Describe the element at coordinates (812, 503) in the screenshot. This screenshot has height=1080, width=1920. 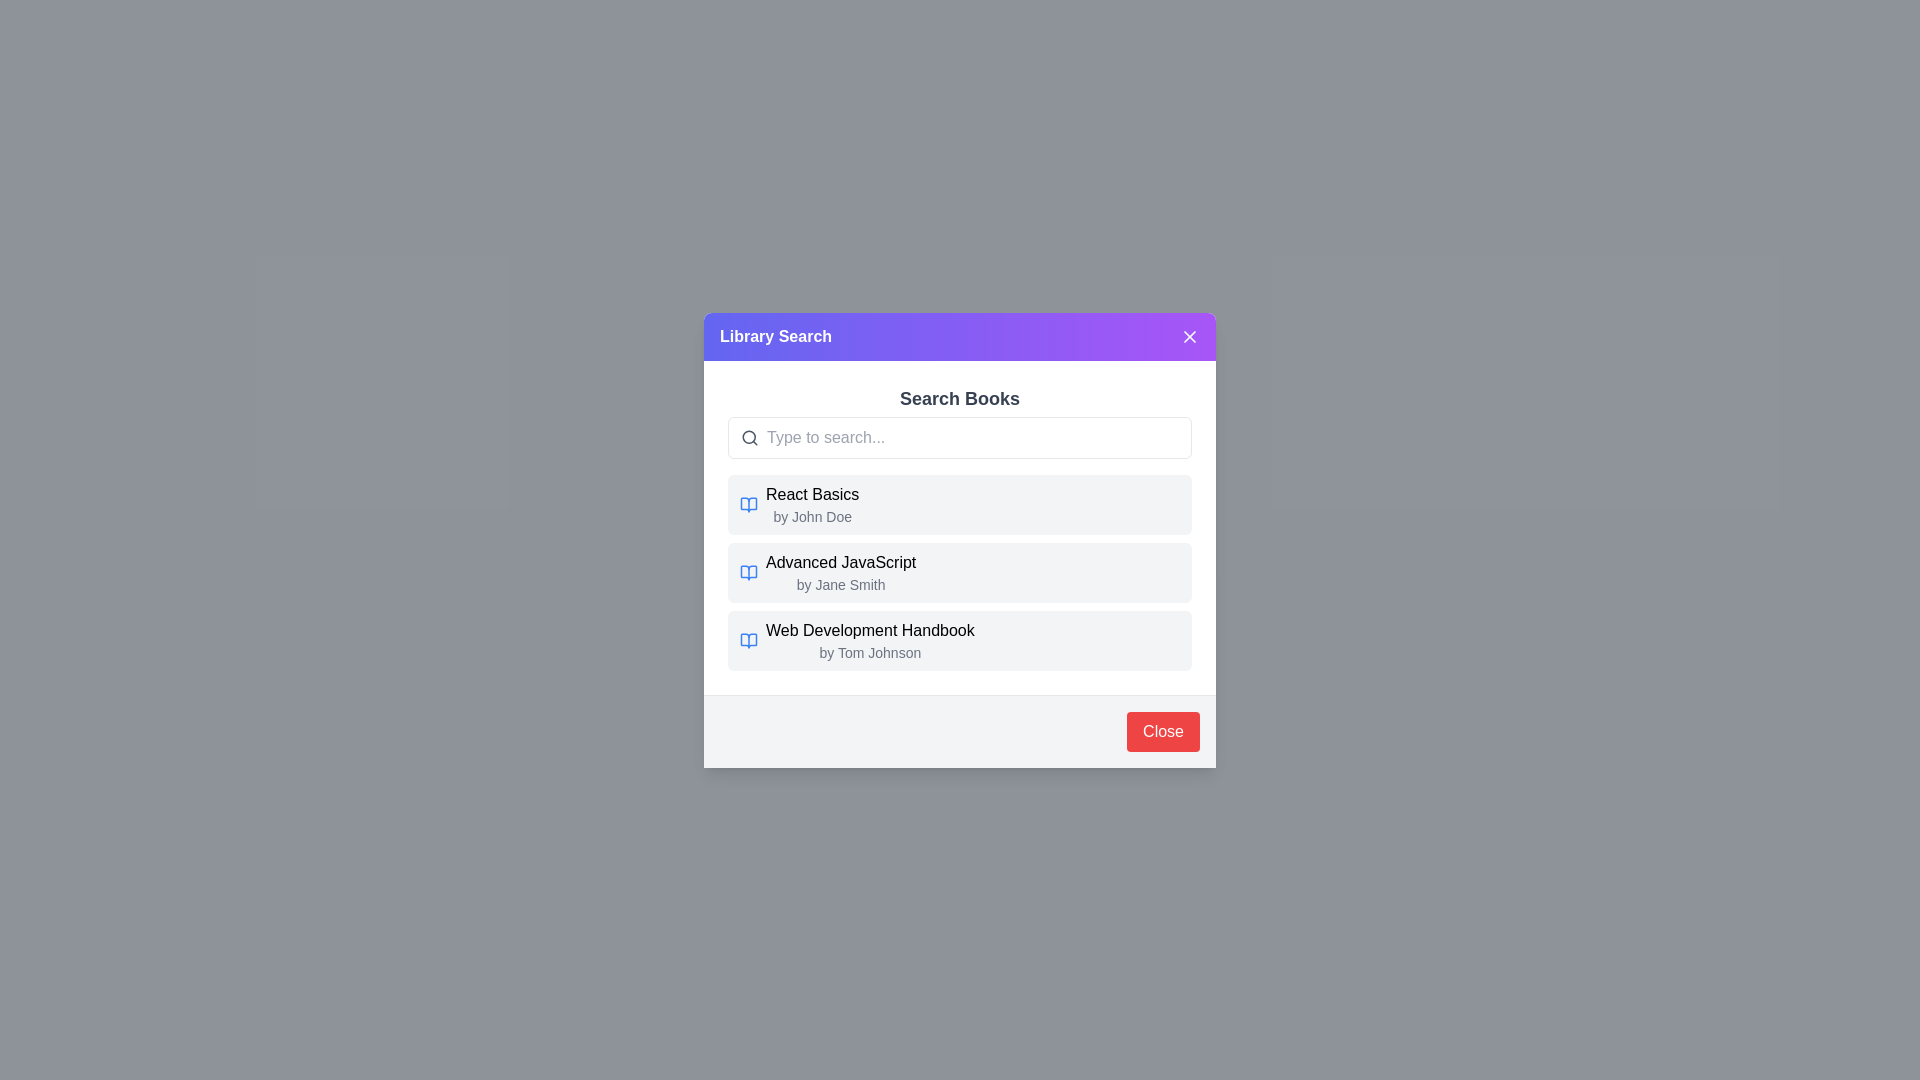
I see `the text element displaying 'React Basics' and 'by John Doe', which is the first item in a scrollable list of book entries` at that location.